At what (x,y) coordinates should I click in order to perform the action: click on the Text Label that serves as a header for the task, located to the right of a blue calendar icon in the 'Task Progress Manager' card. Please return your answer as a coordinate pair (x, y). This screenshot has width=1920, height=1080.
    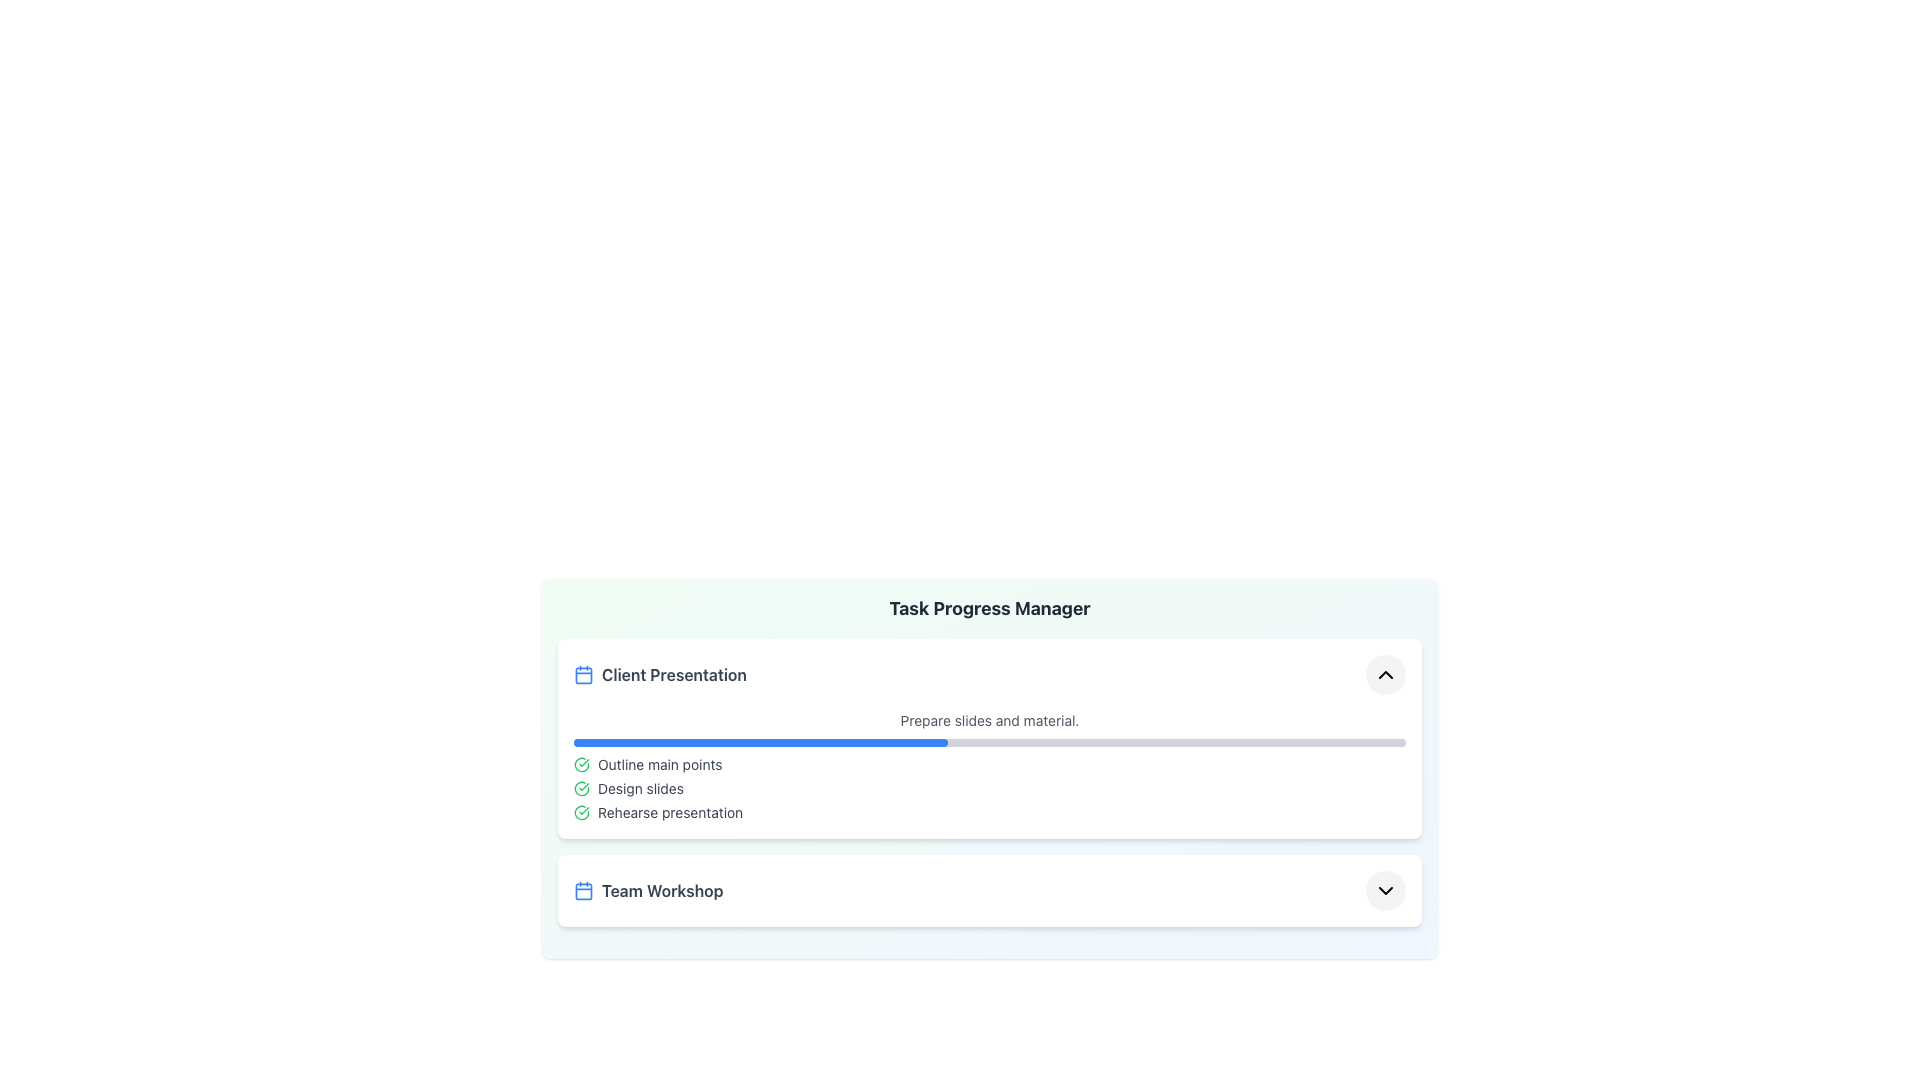
    Looking at the image, I should click on (674, 675).